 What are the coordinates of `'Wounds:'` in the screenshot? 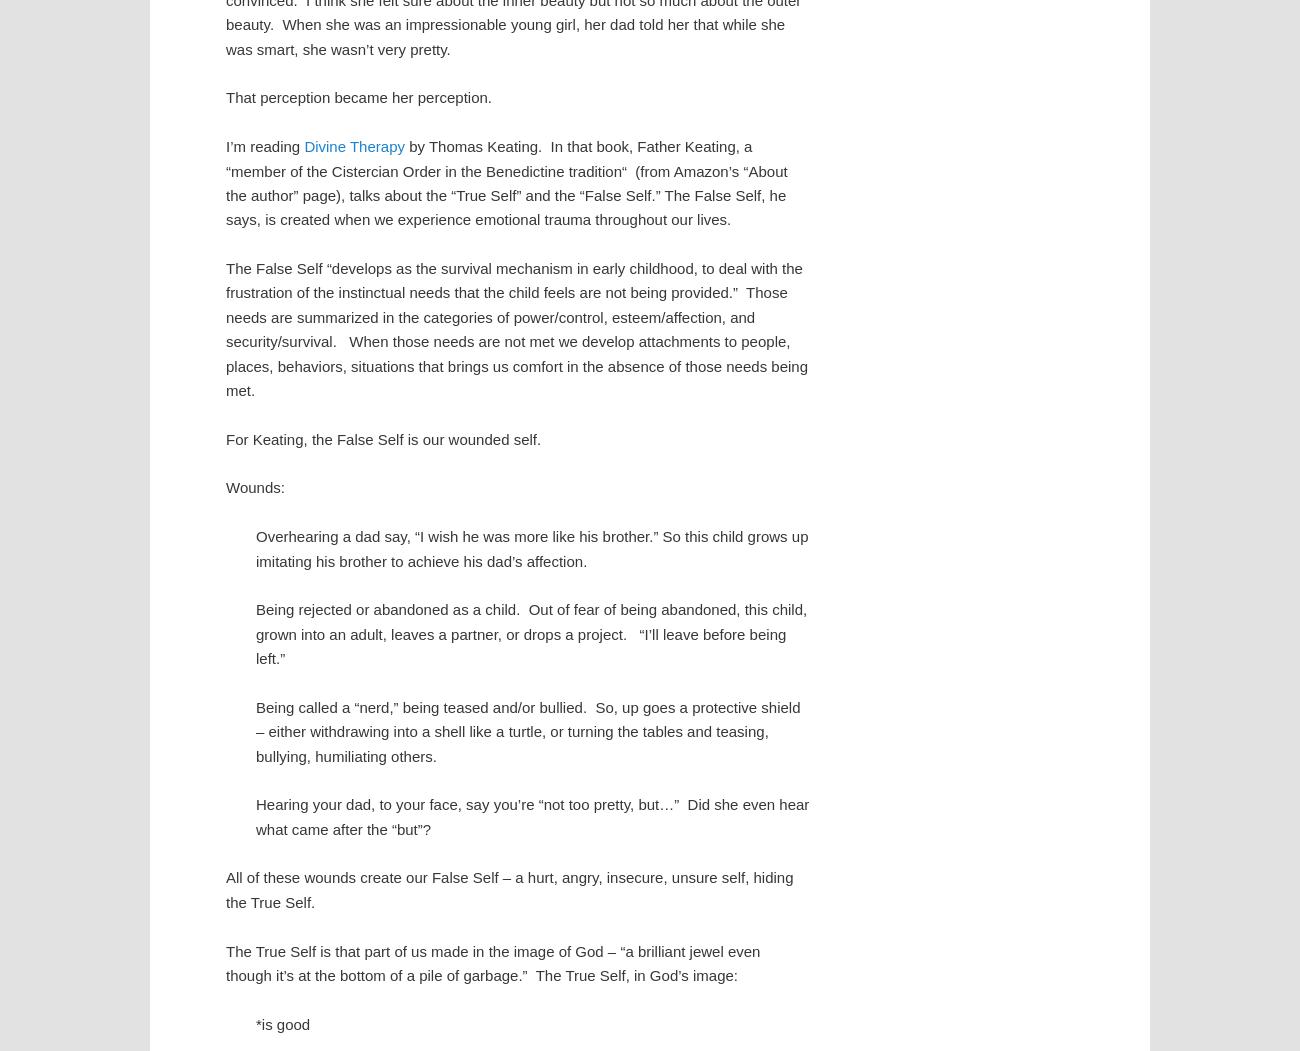 It's located at (254, 487).